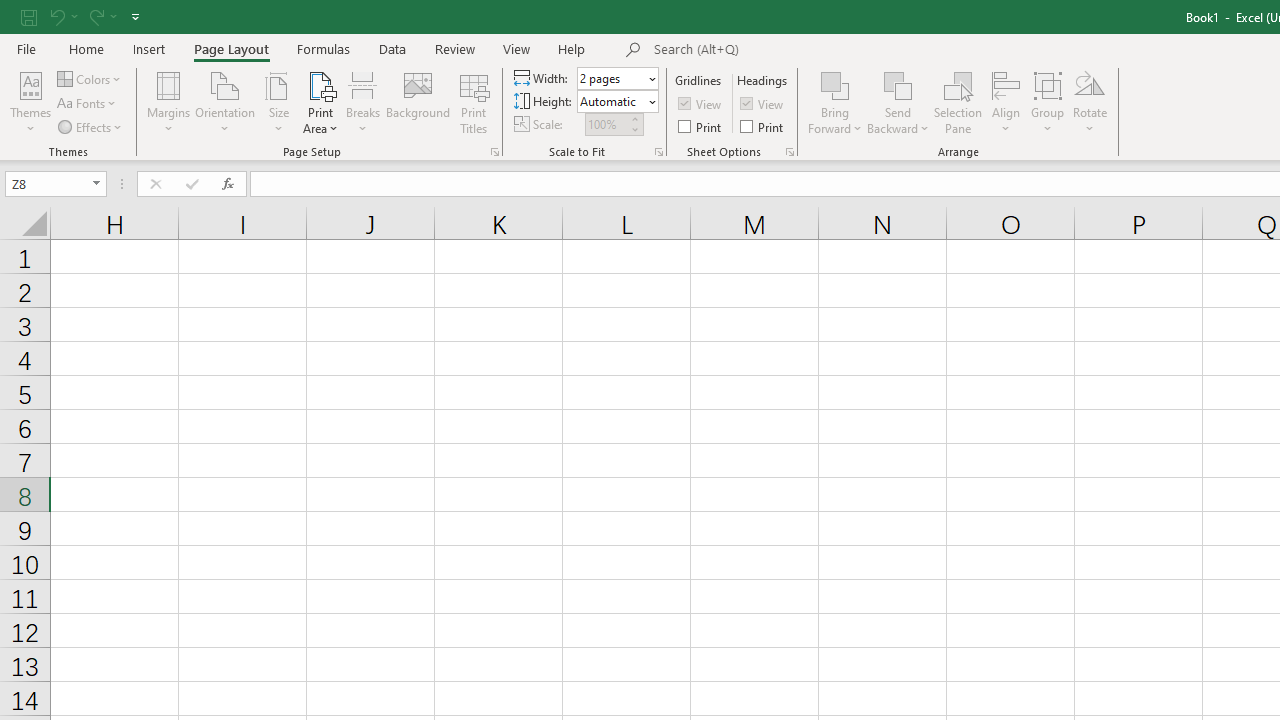 The image size is (1280, 720). What do you see at coordinates (473, 103) in the screenshot?
I see `'Print Titles'` at bounding box center [473, 103].